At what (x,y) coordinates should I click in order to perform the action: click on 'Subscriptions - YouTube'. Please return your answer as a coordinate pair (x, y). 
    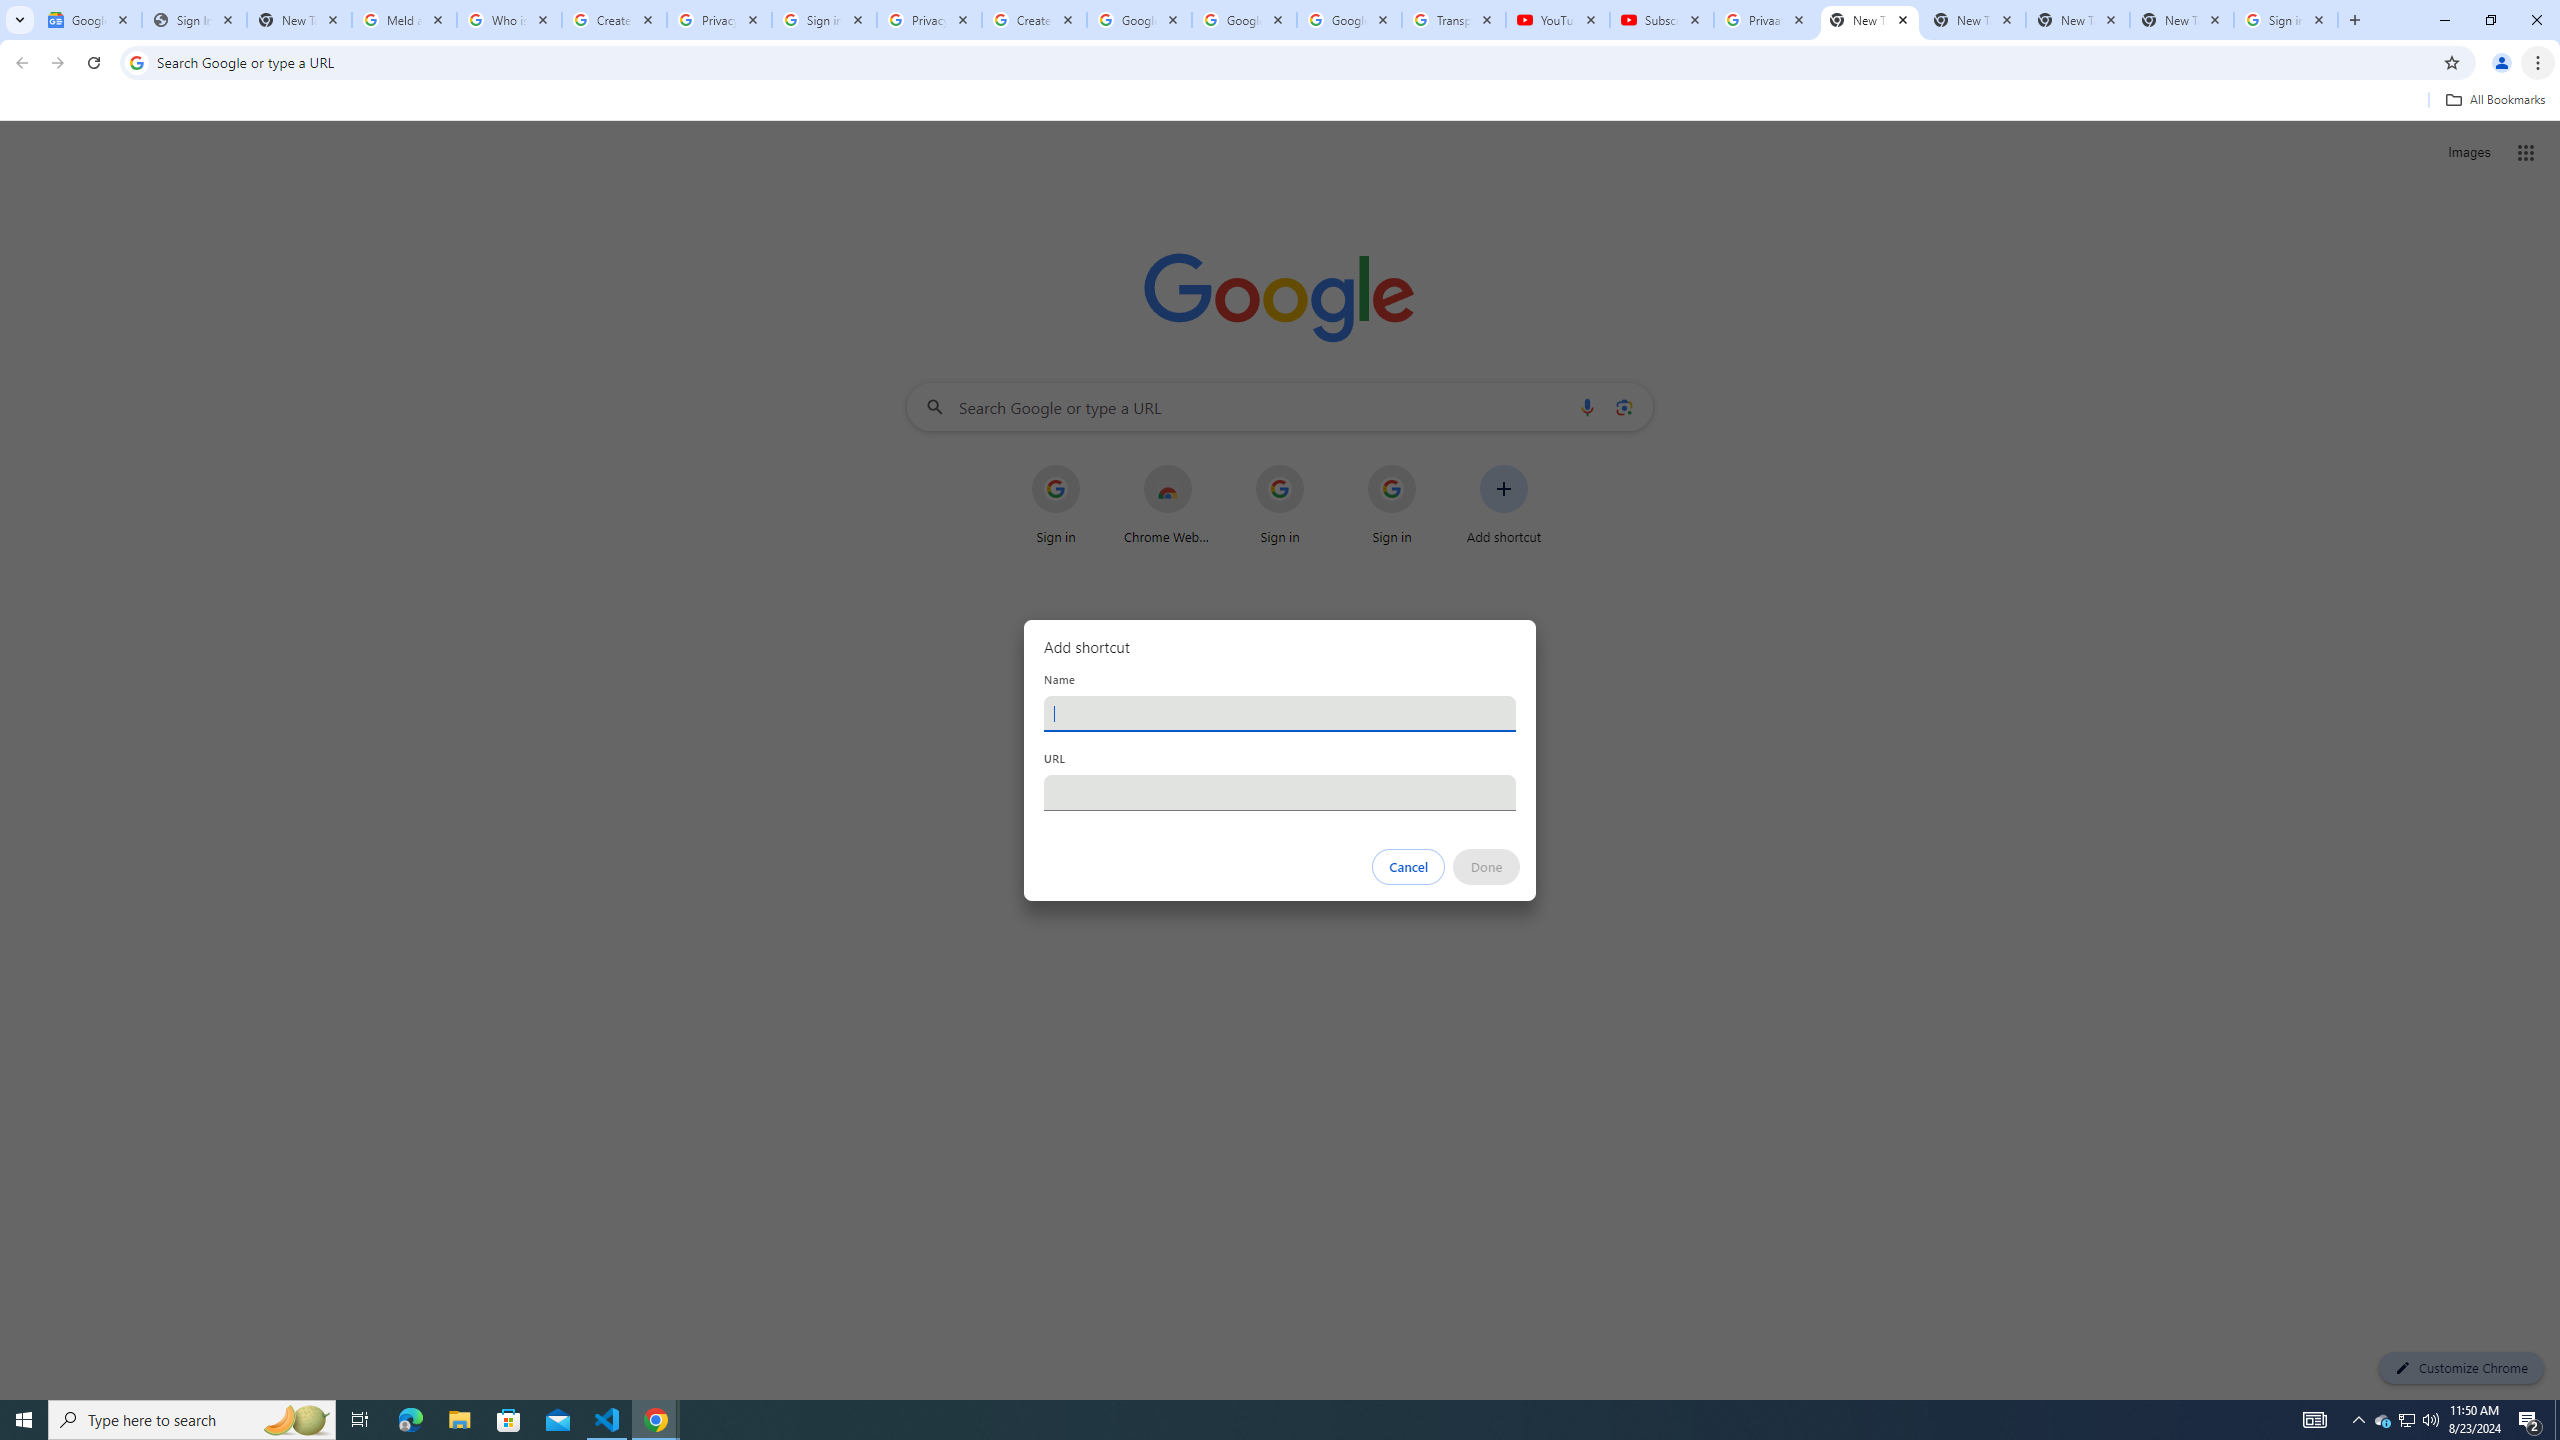
    Looking at the image, I should click on (1660, 19).